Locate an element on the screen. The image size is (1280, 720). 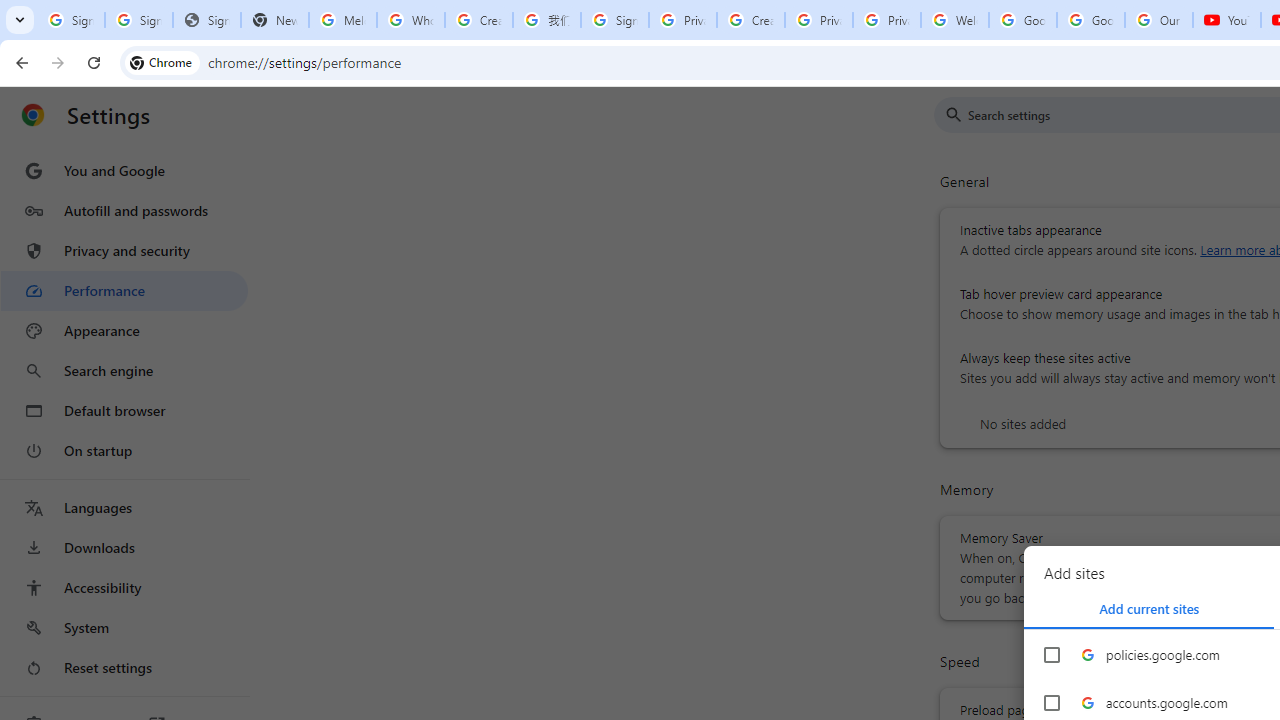
'New Tab' is located at coordinates (273, 20).